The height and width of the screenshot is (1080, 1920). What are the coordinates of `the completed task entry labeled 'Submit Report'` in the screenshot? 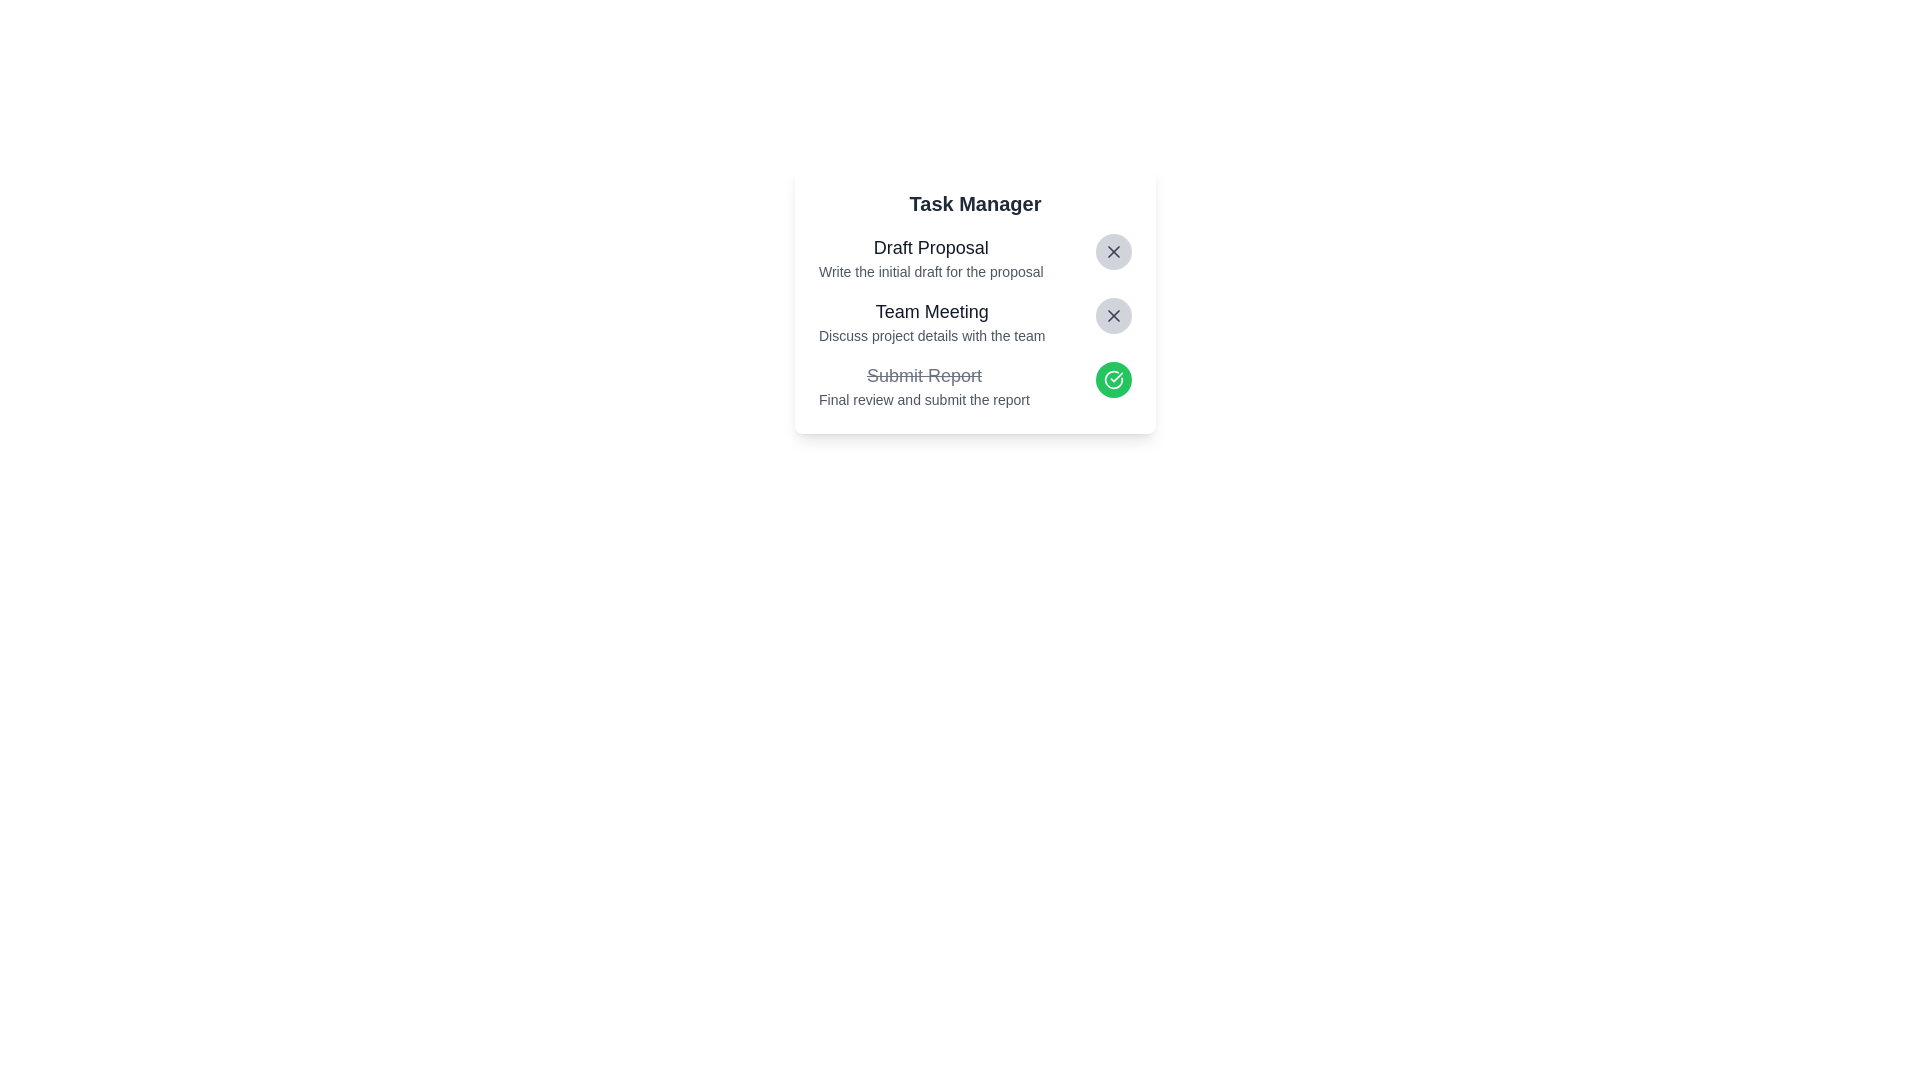 It's located at (975, 364).